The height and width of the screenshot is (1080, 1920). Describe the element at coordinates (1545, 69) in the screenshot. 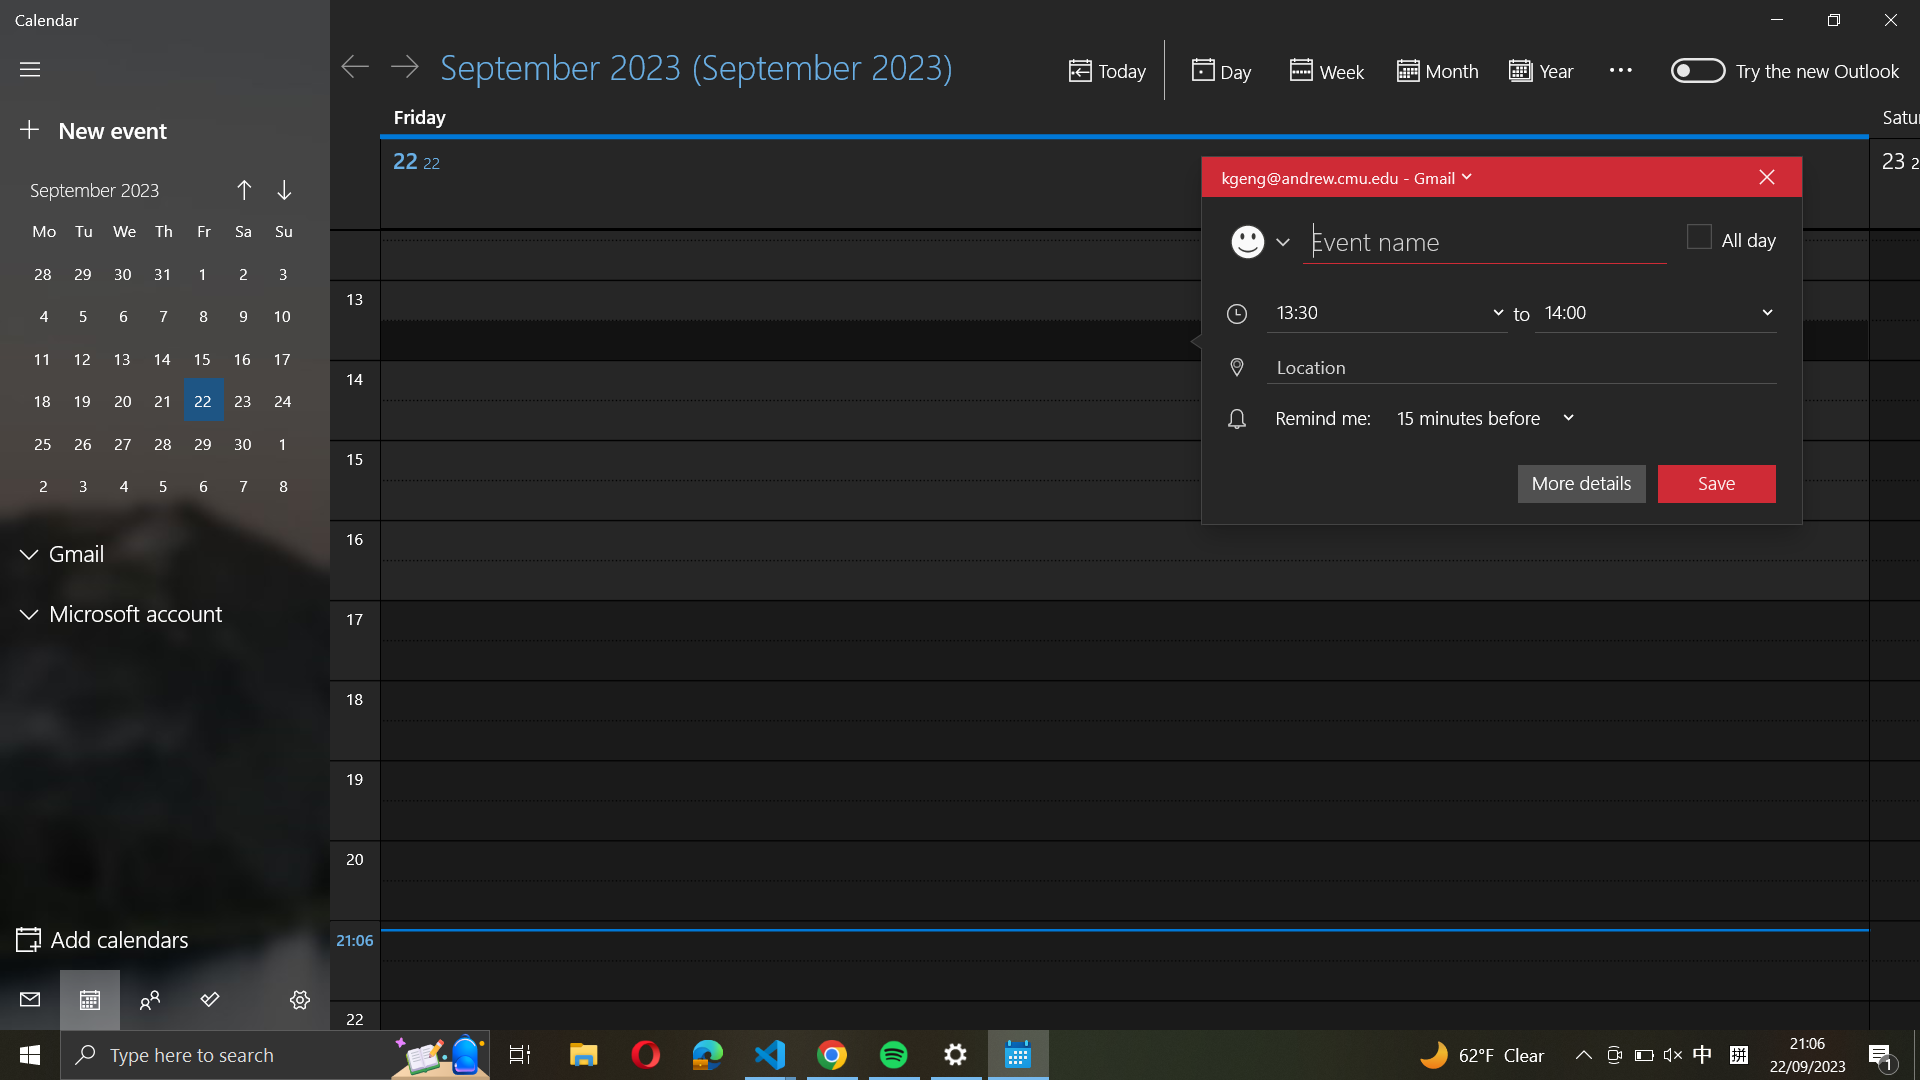

I see `Switch mode to "yearly" calendar` at that location.